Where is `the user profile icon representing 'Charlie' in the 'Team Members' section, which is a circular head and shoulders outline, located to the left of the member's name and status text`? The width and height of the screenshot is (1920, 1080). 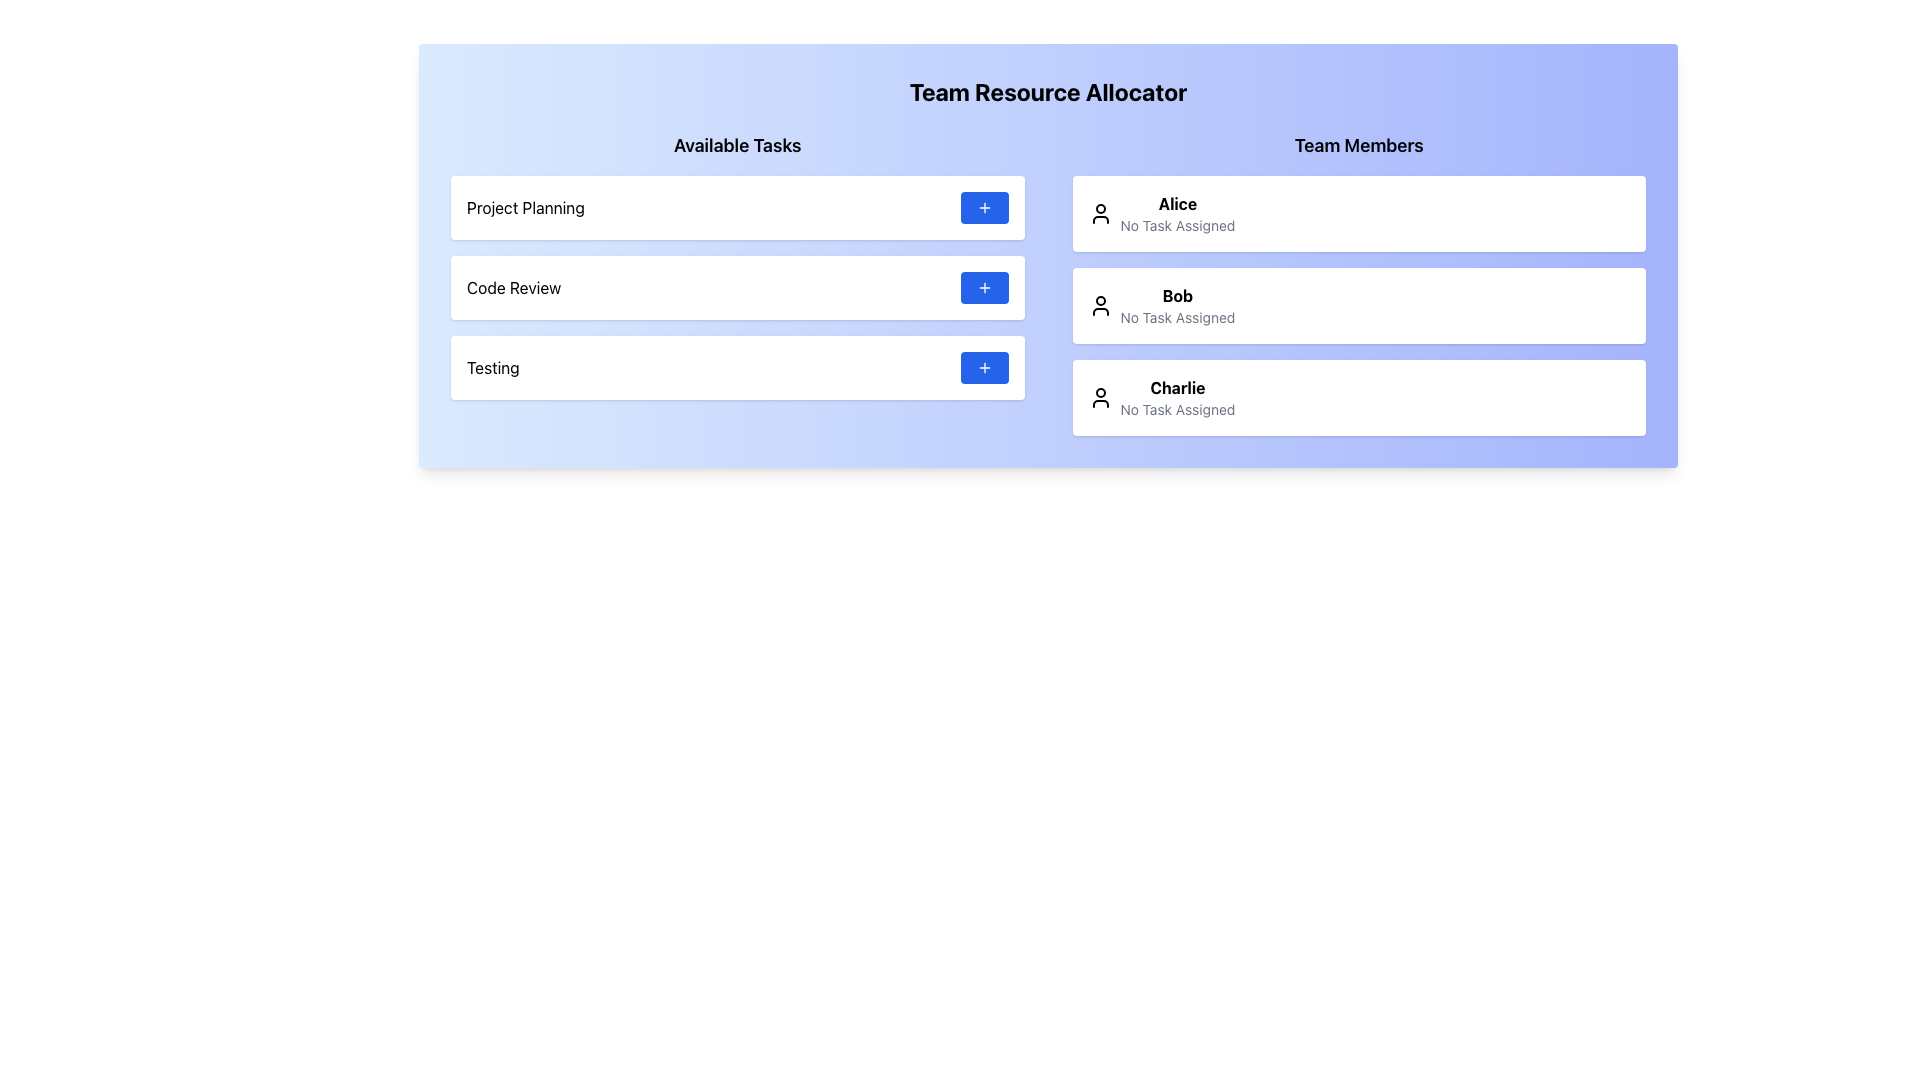 the user profile icon representing 'Charlie' in the 'Team Members' section, which is a circular head and shoulders outline, located to the left of the member's name and status text is located at coordinates (1099, 397).